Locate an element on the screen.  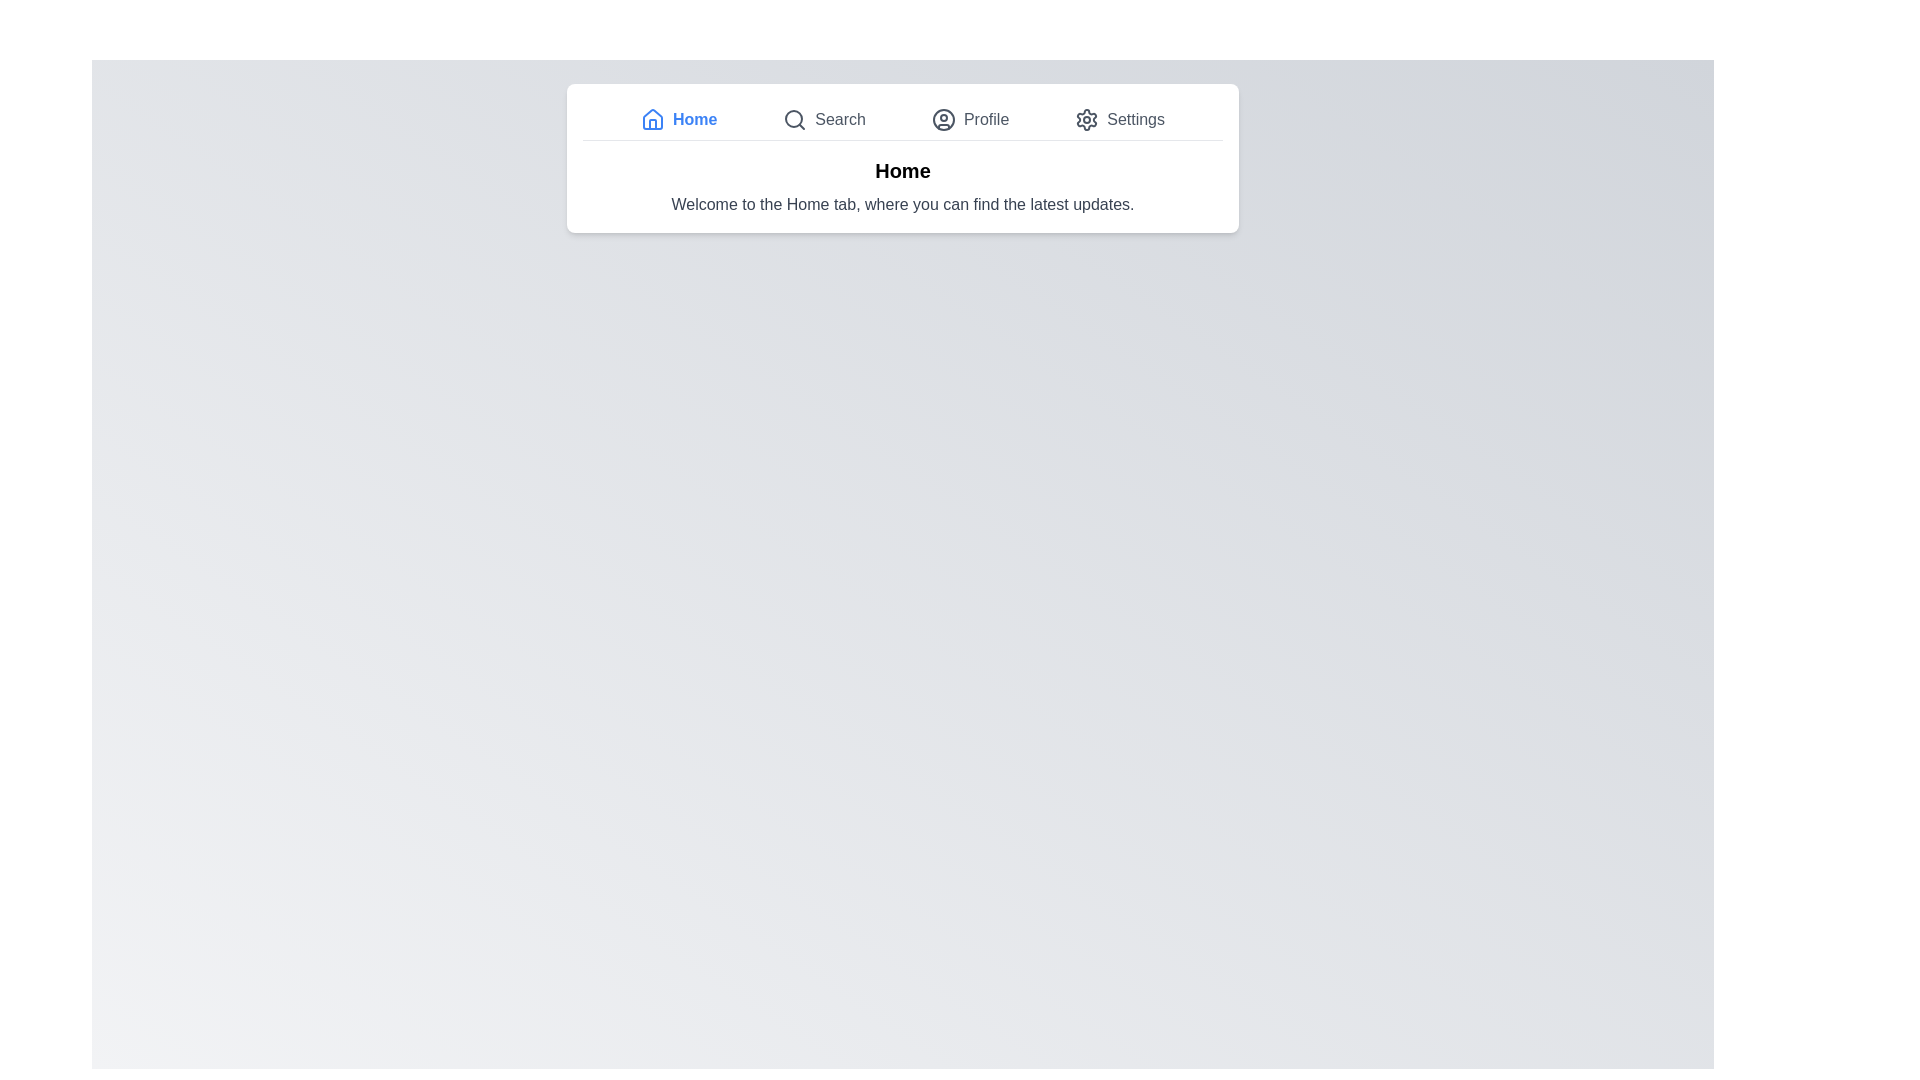
the circular user profile icon located in the navigation bar is located at coordinates (942, 119).